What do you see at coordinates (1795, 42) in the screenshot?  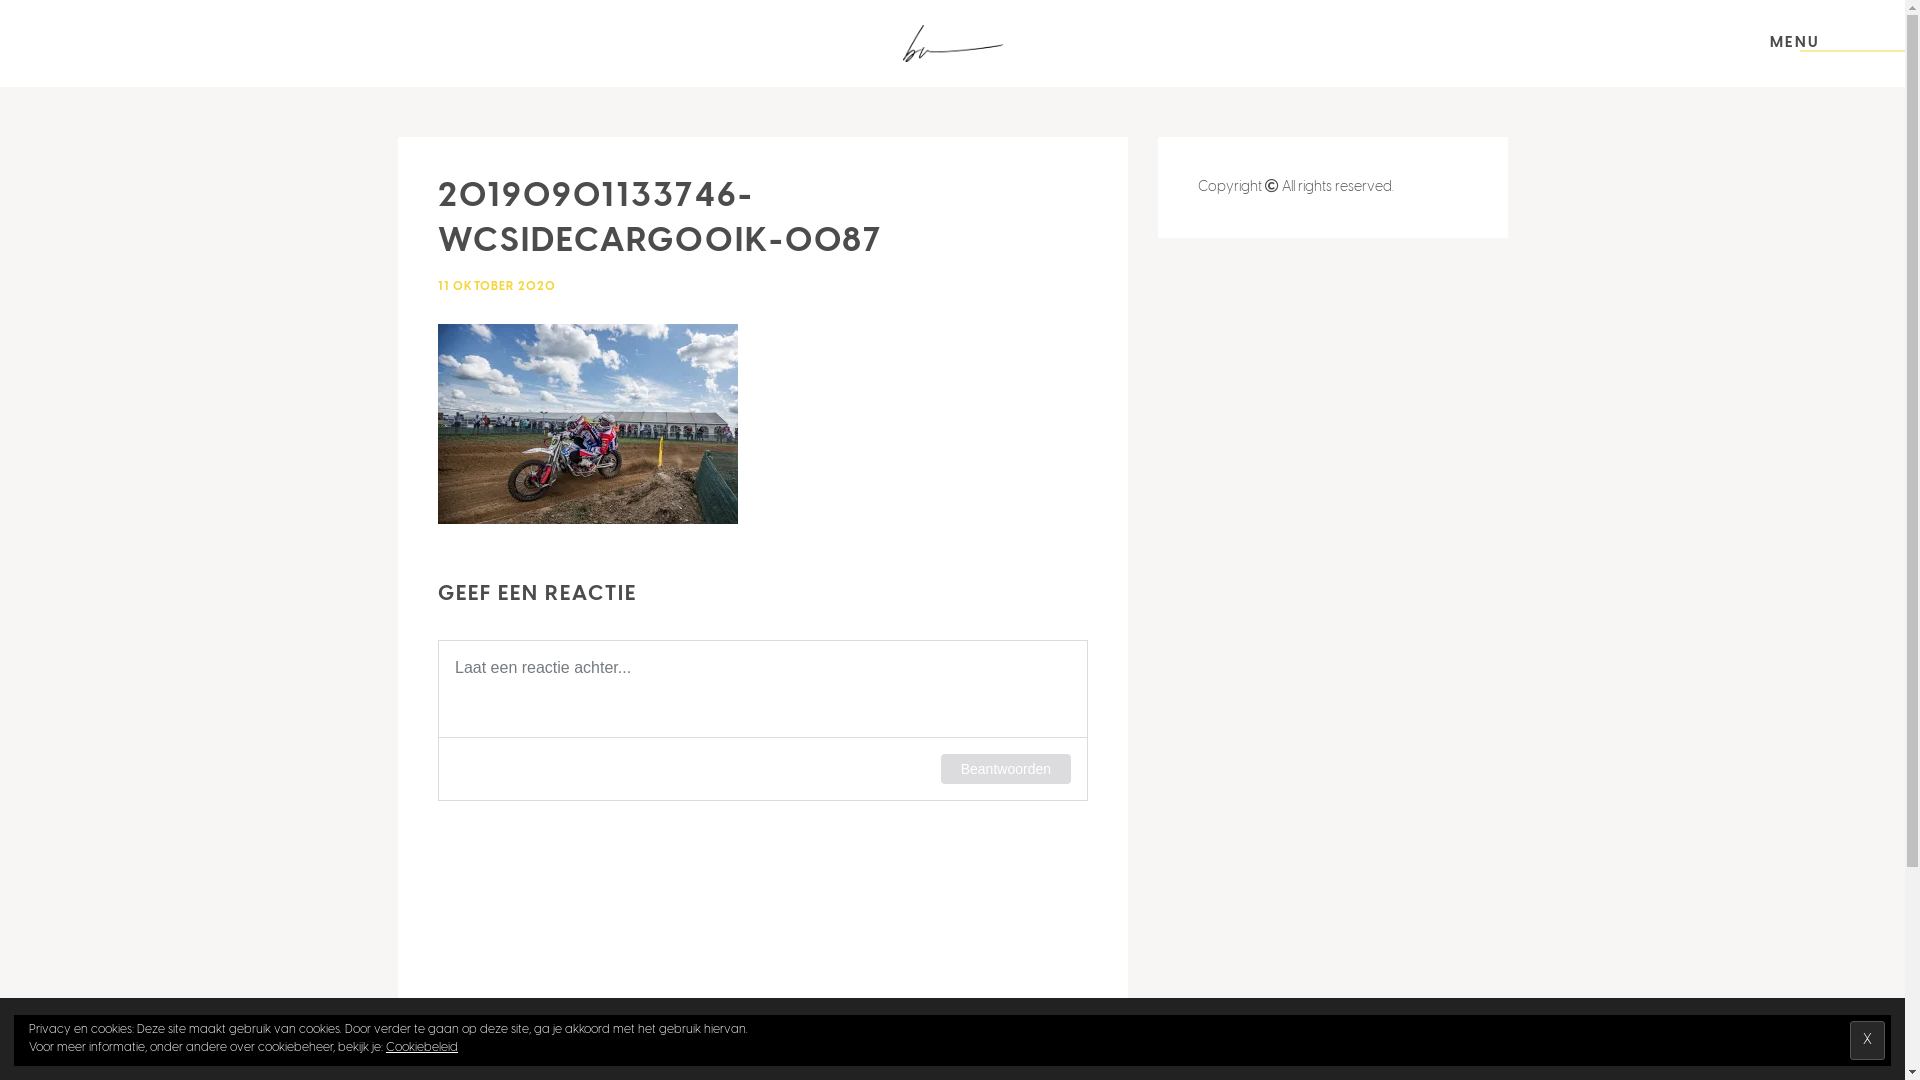 I see `'MENU'` at bounding box center [1795, 42].